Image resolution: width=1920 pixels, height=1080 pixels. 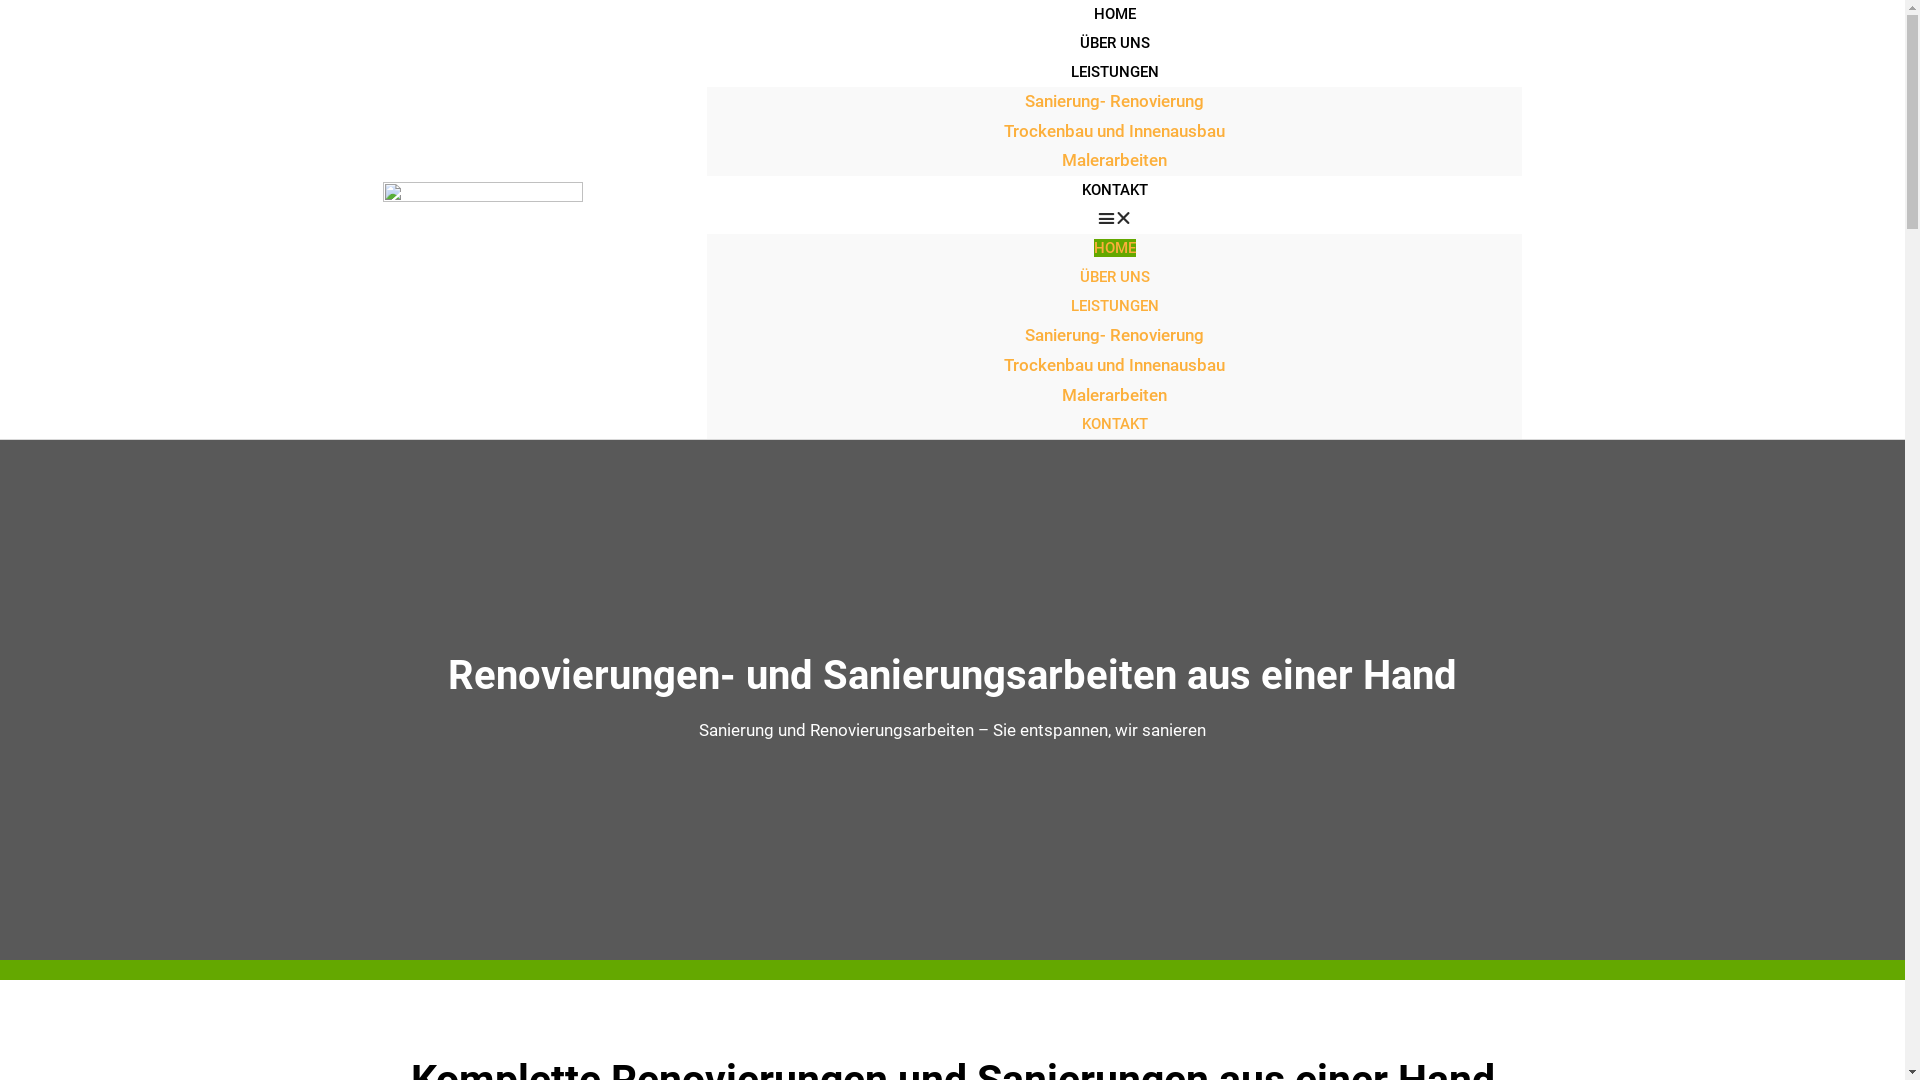 What do you see at coordinates (1113, 100) in the screenshot?
I see `'Sanierung- Renovierung'` at bounding box center [1113, 100].